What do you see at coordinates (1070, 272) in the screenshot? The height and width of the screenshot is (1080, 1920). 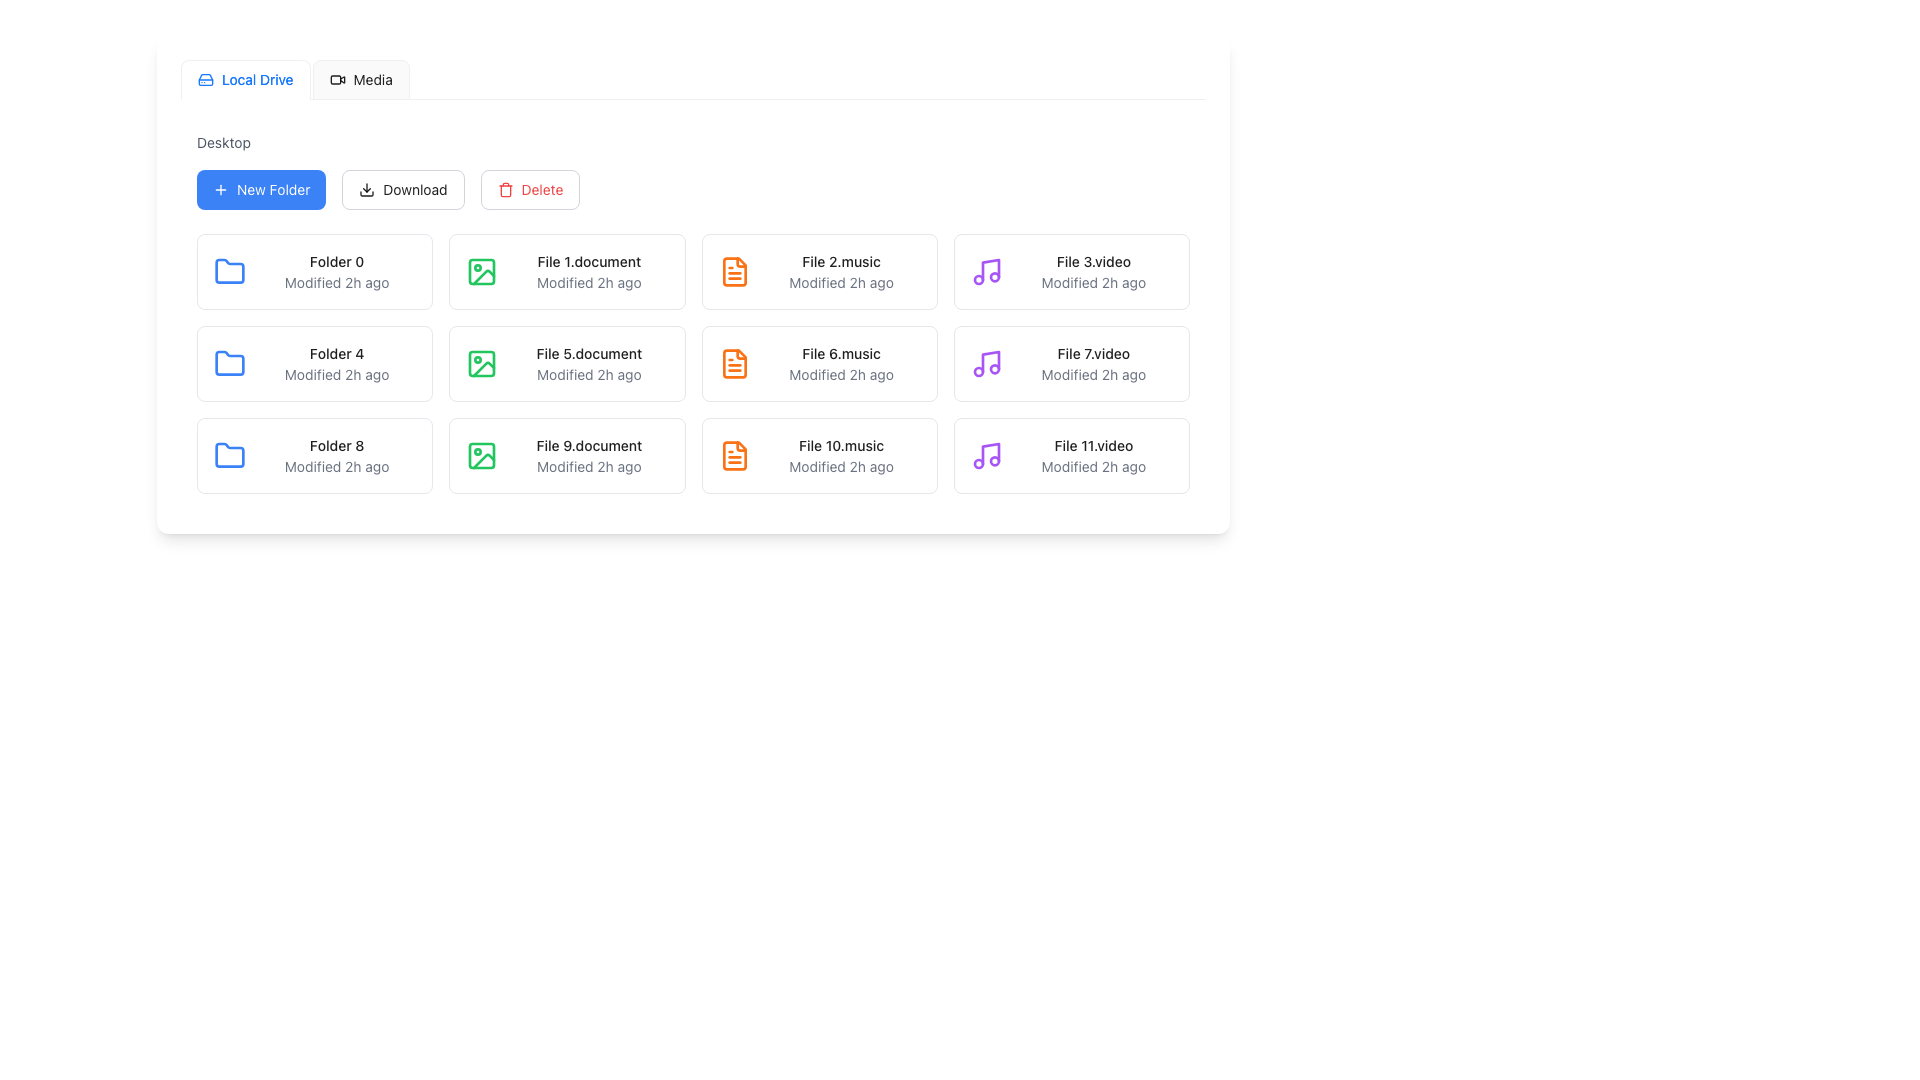 I see `on the video file entry named 'File 3.video' located in the file grid area, specifically the third item in the second row` at bounding box center [1070, 272].